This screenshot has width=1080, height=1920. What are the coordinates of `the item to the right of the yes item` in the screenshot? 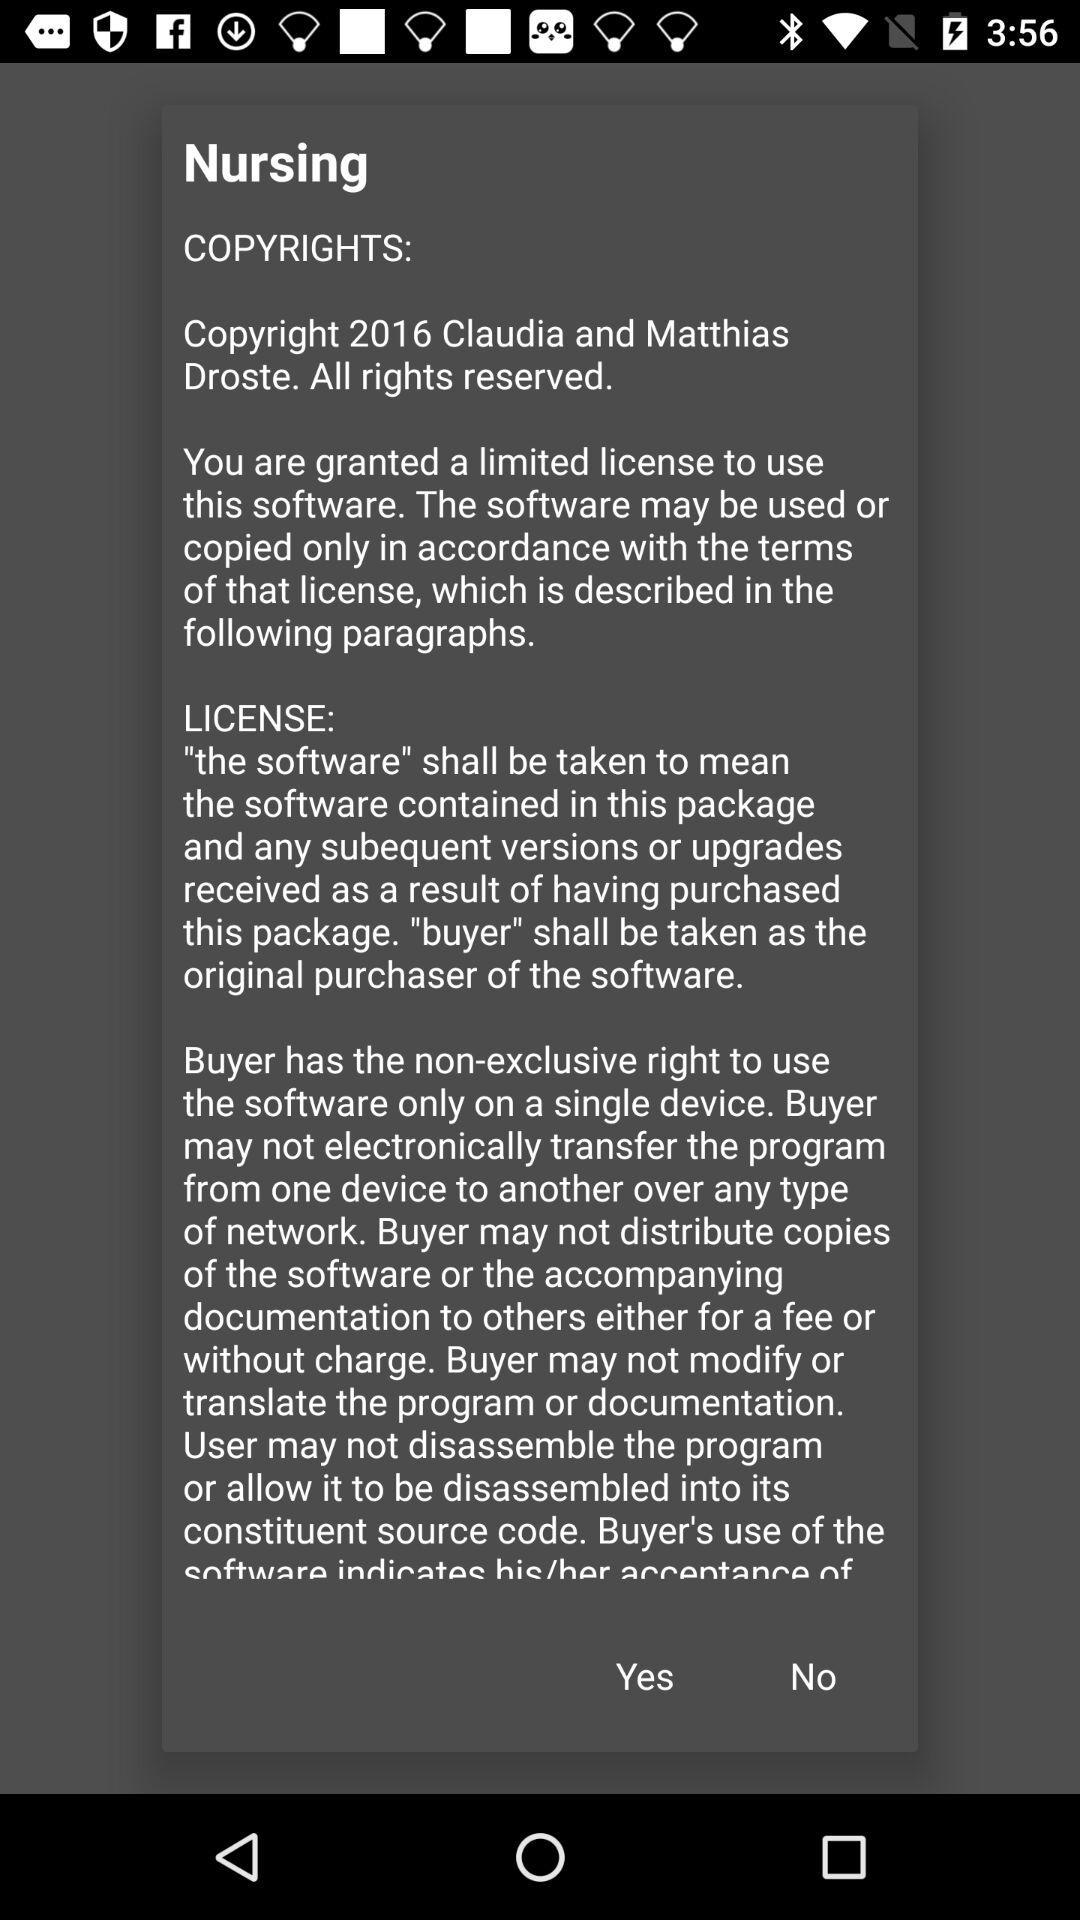 It's located at (813, 1675).